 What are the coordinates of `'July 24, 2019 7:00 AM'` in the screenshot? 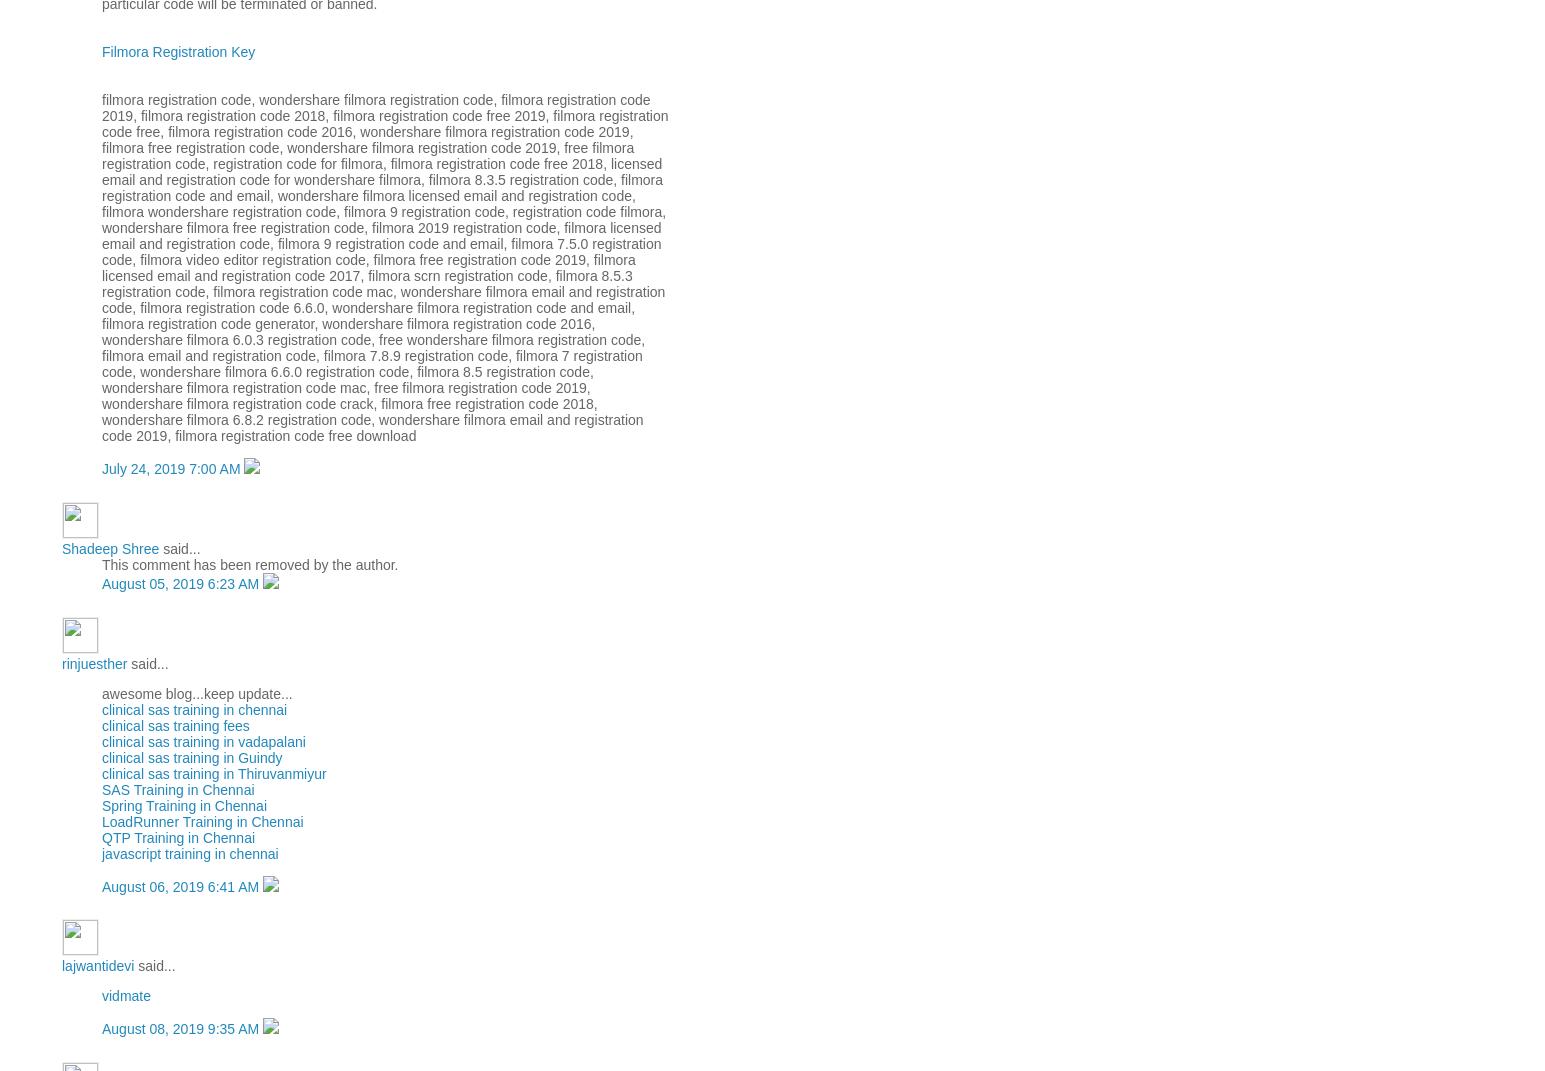 It's located at (100, 467).